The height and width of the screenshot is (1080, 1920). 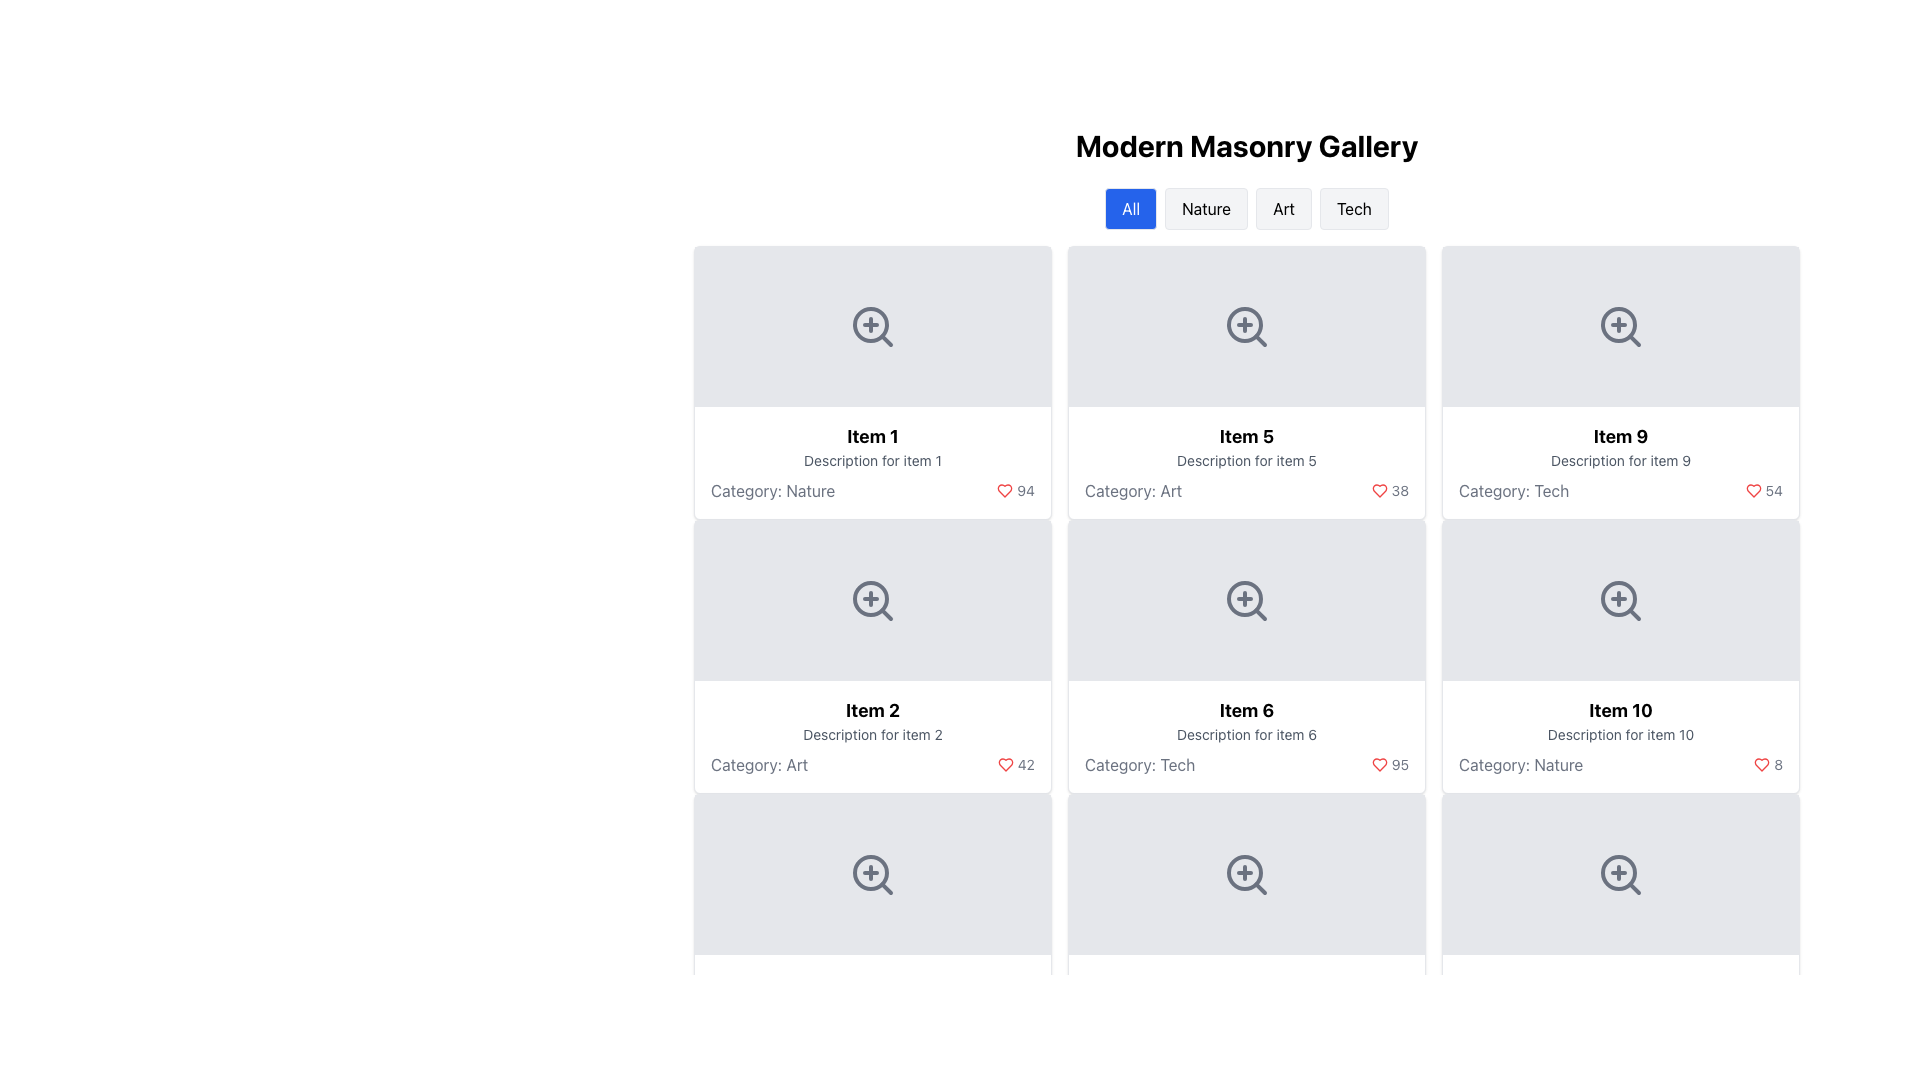 What do you see at coordinates (1284, 208) in the screenshot?
I see `the 'Art' button, which is the third button in a horizontal group of four buttons below the title 'Modern Masonry Gallery', to filter items` at bounding box center [1284, 208].